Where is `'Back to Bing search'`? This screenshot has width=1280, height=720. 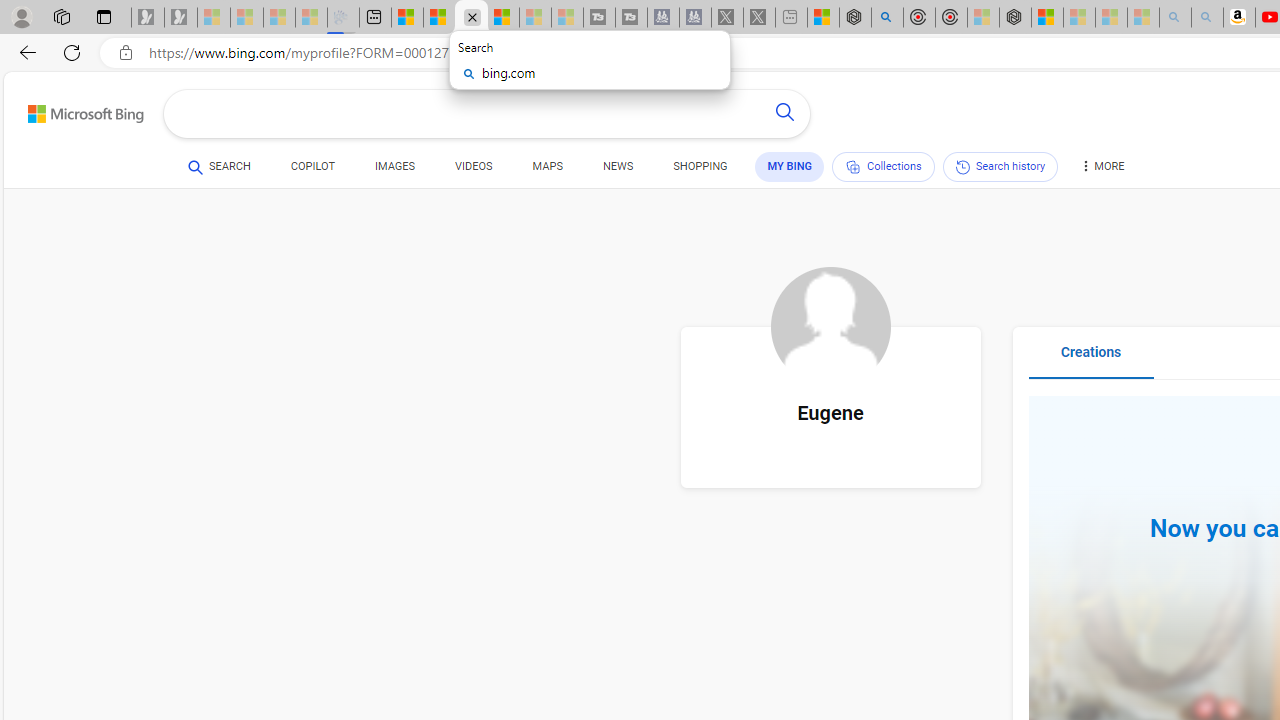
'Back to Bing search' is located at coordinates (73, 110).